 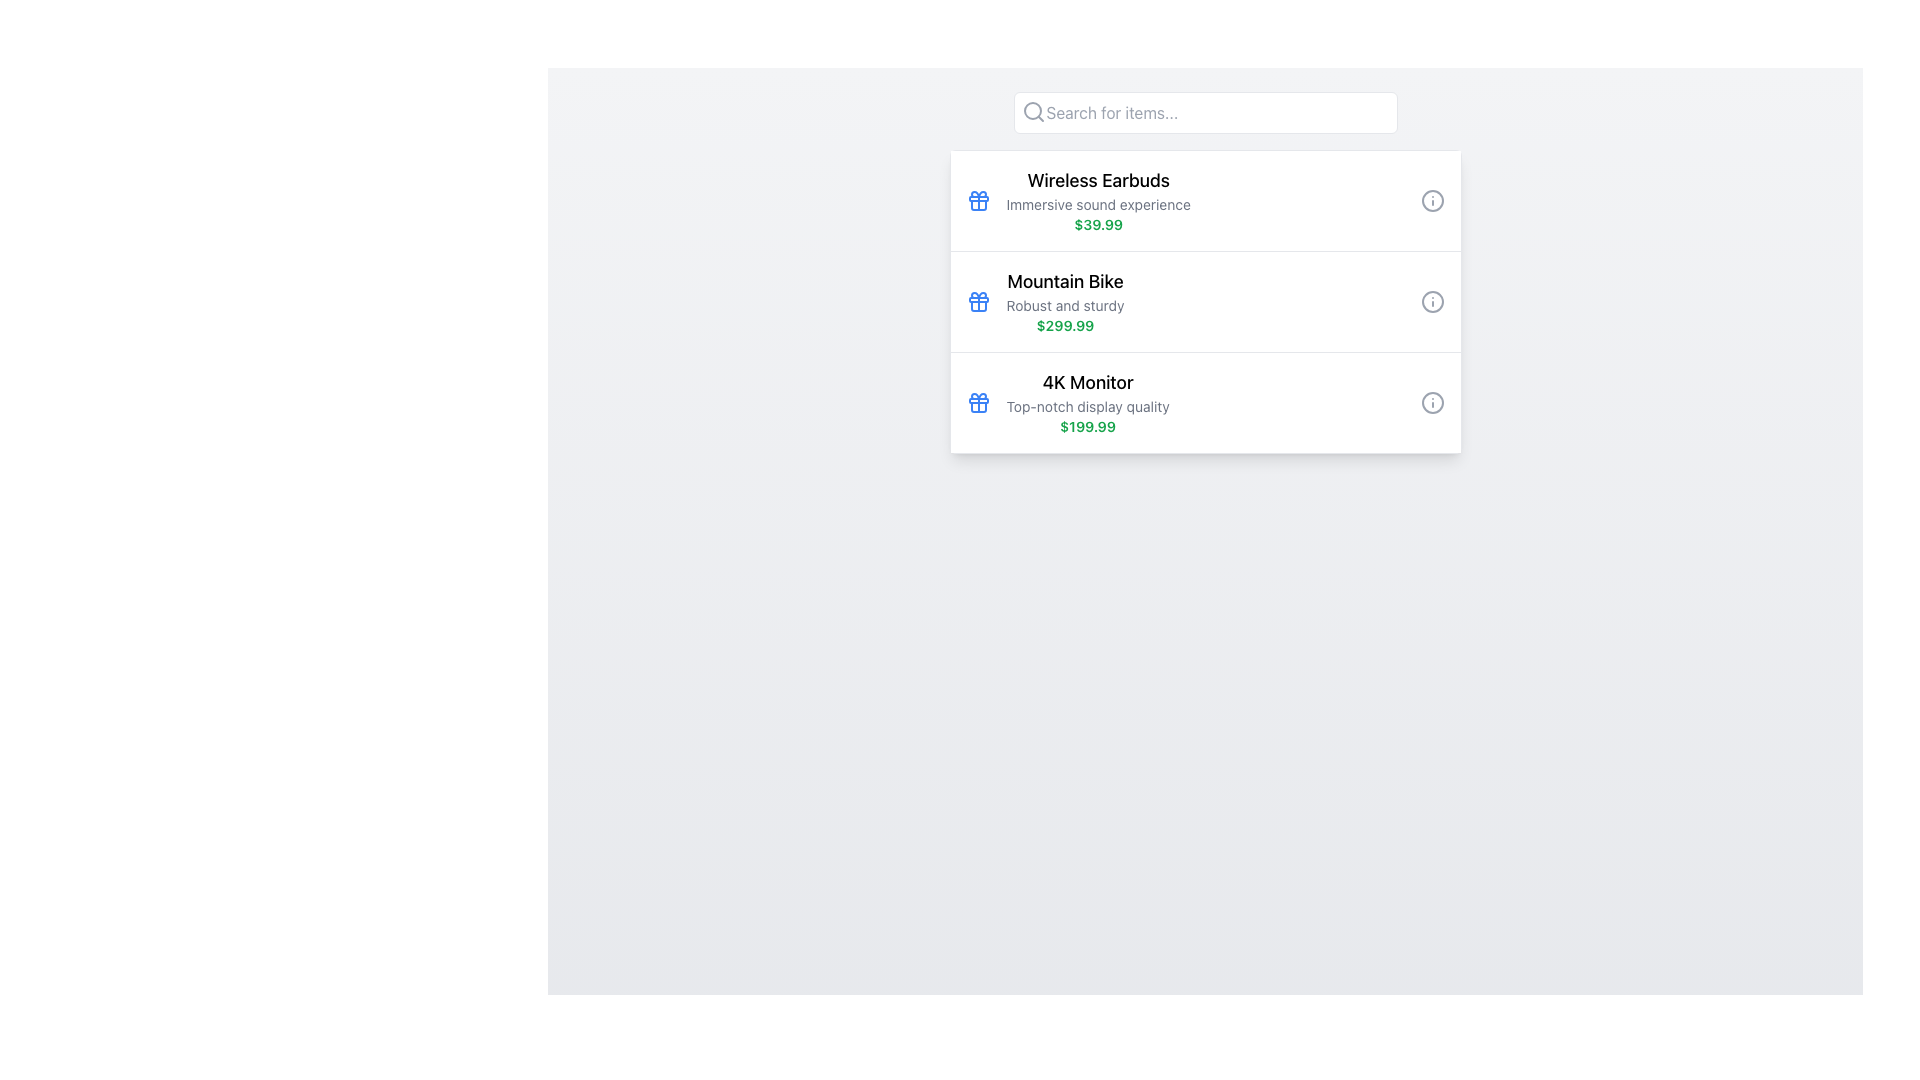 What do you see at coordinates (978, 301) in the screenshot?
I see `the blue gift icon located to the left of the bold 'Mountain Bike' text in the vertical list component` at bounding box center [978, 301].